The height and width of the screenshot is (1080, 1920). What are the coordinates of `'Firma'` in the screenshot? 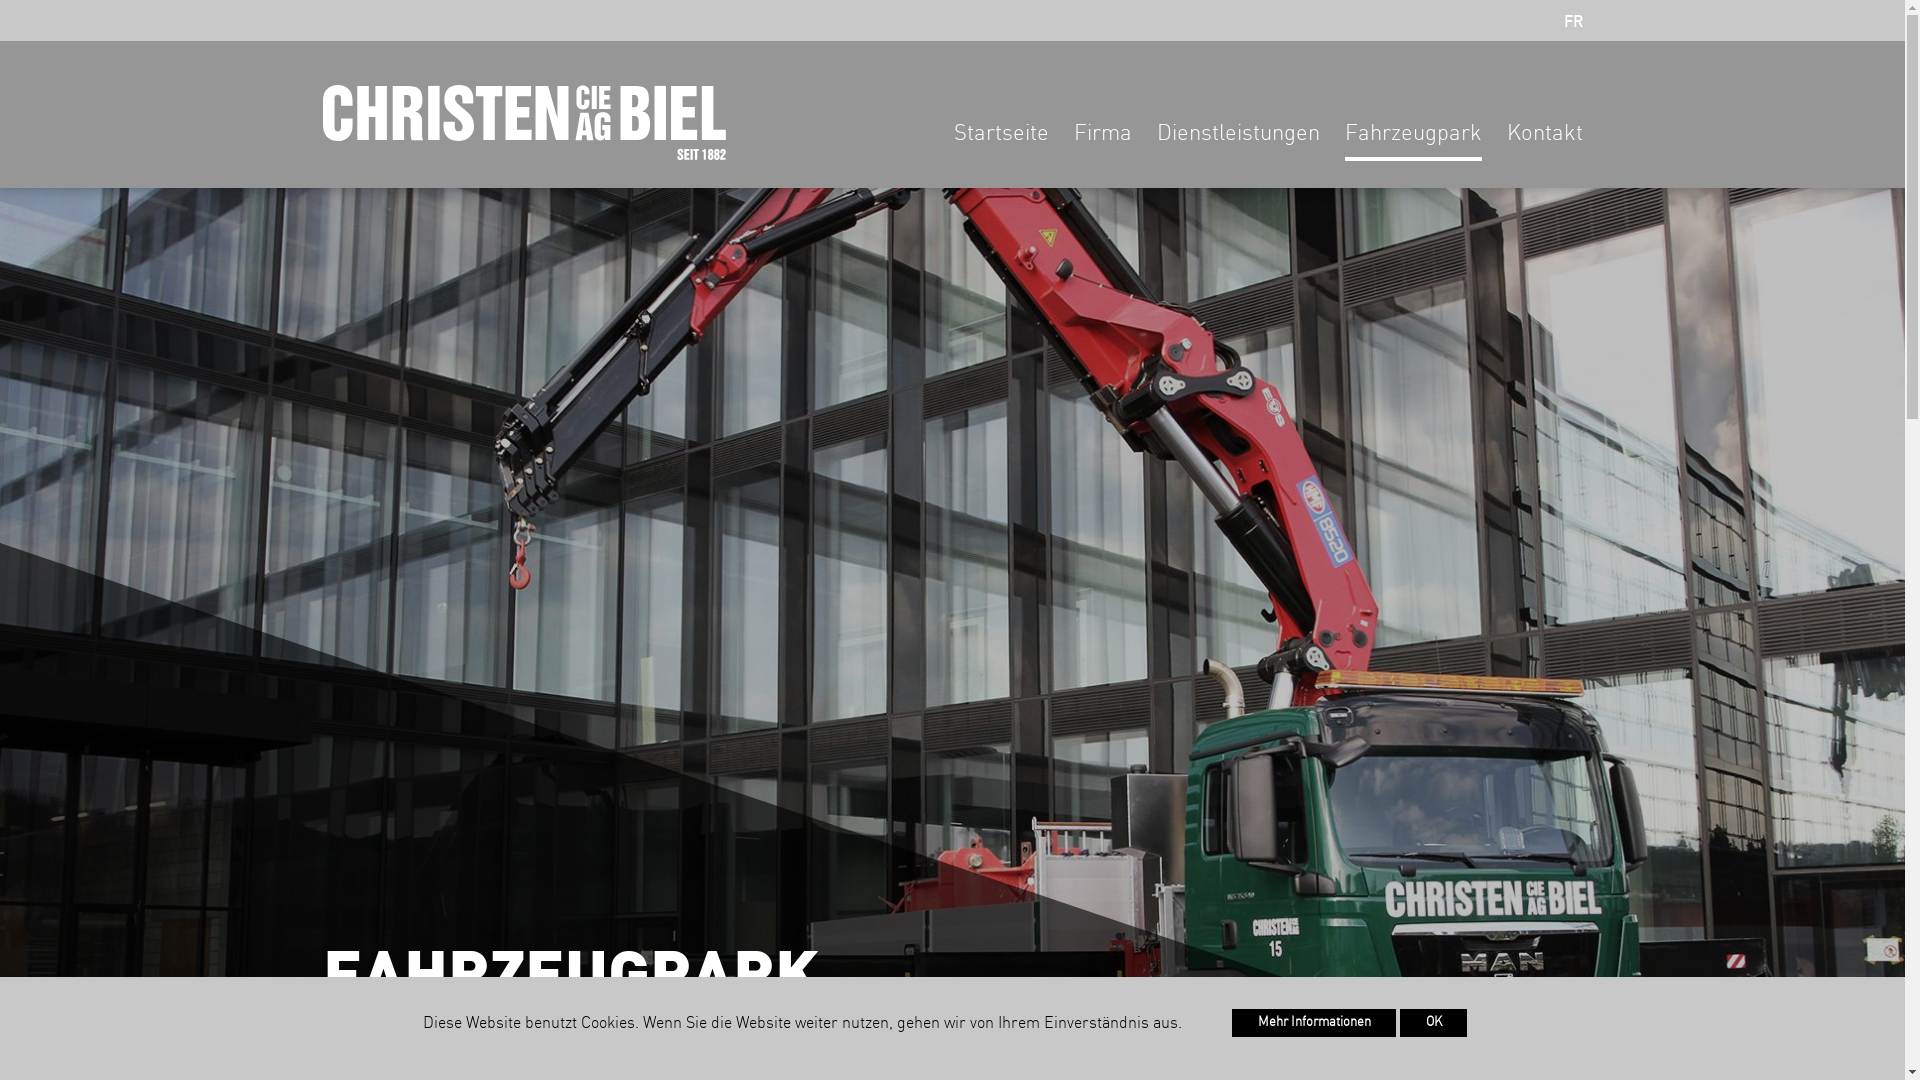 It's located at (1102, 141).